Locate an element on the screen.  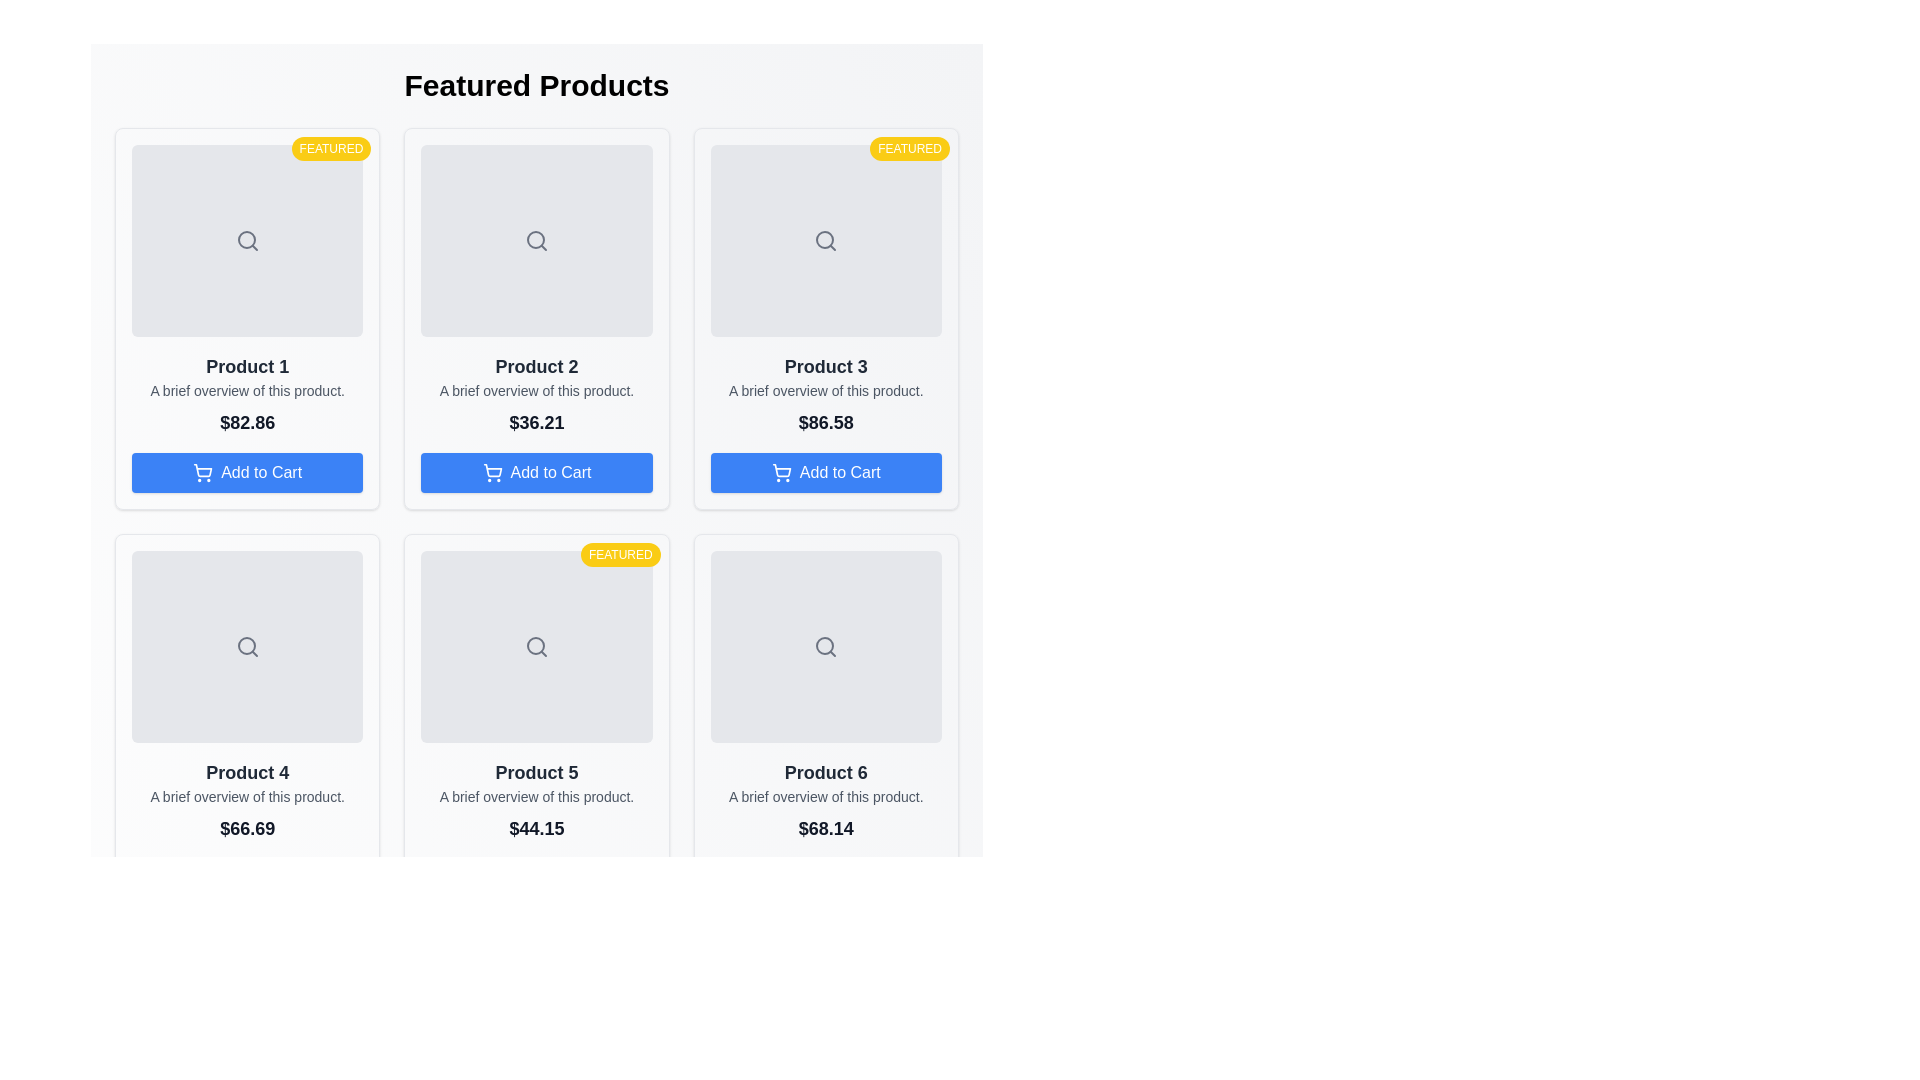
the cart icon located within the blue 'Add to Cart' button of the second product card in the top row, second column under the 'Featured Products' title is located at coordinates (492, 473).